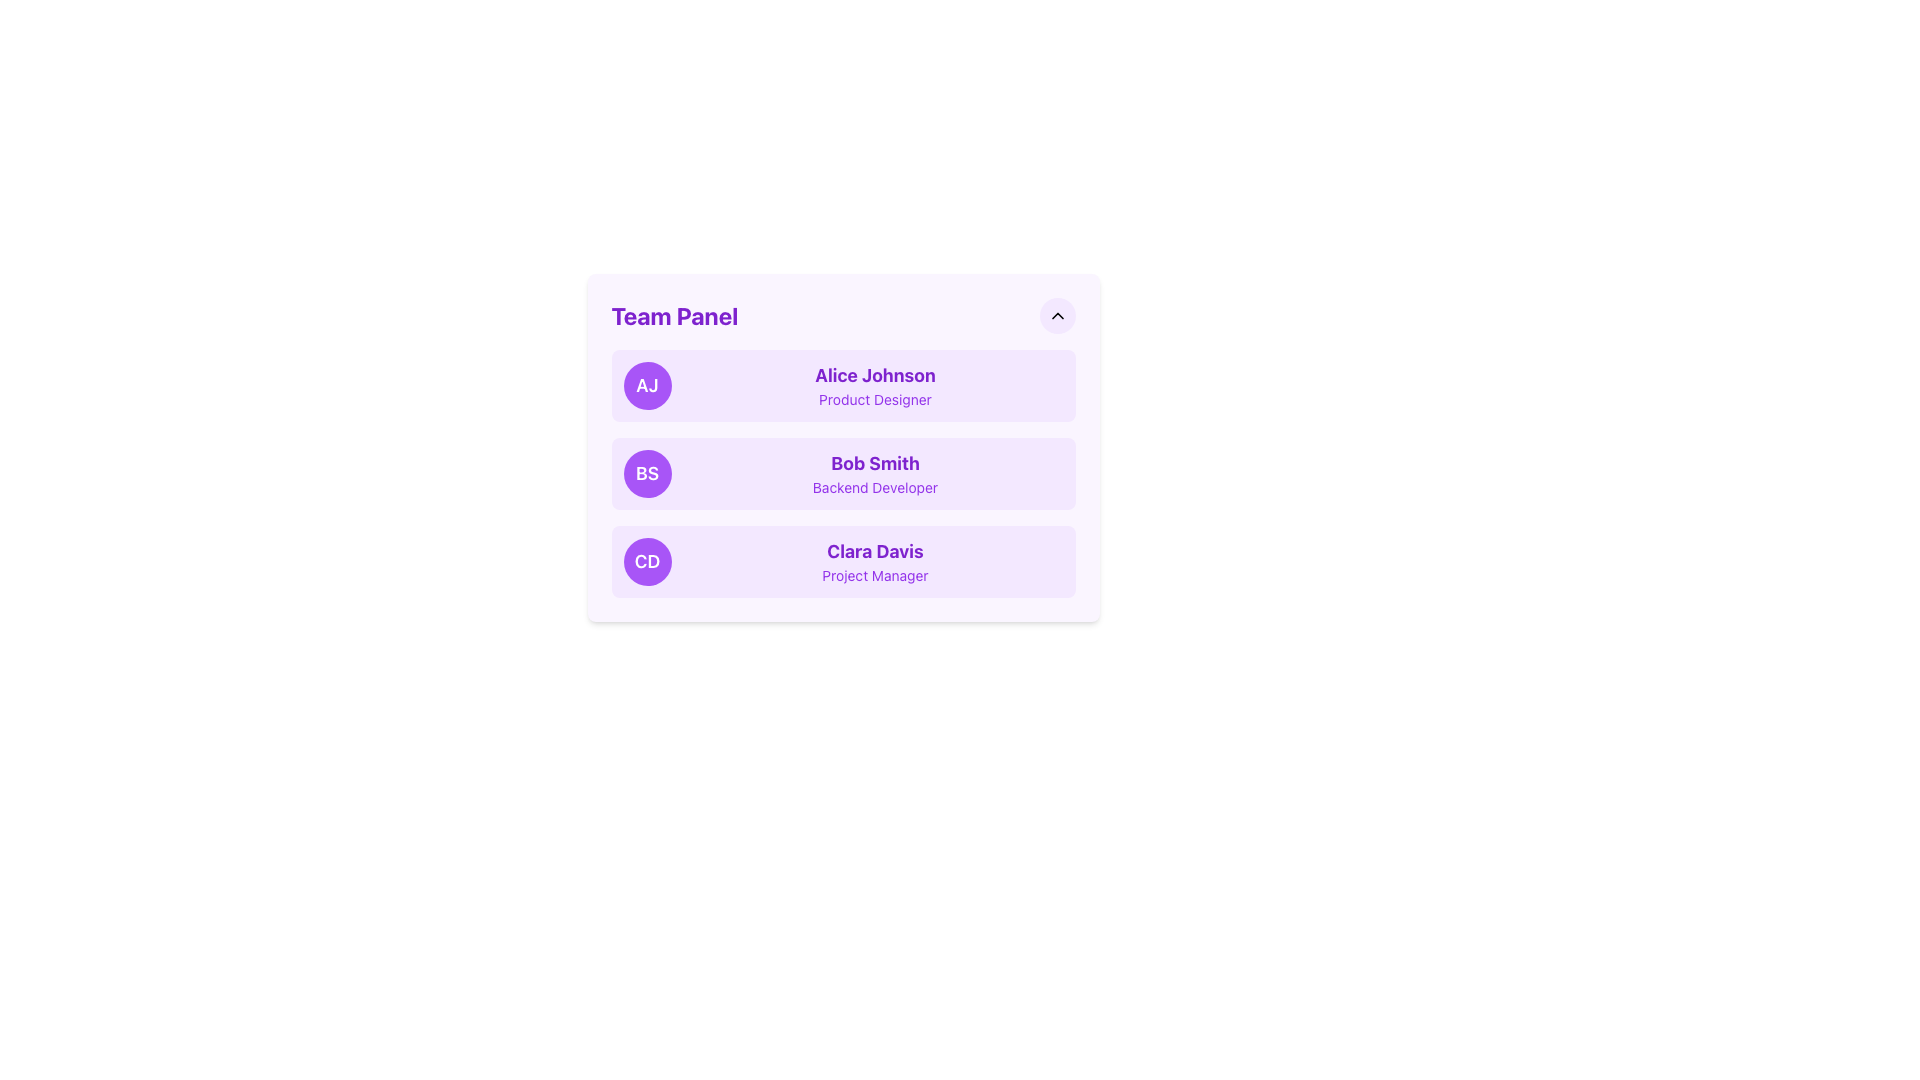  What do you see at coordinates (875, 400) in the screenshot?
I see `the text label that describes the user's role or job title, located under the name 'Alice Johnson' in the card` at bounding box center [875, 400].